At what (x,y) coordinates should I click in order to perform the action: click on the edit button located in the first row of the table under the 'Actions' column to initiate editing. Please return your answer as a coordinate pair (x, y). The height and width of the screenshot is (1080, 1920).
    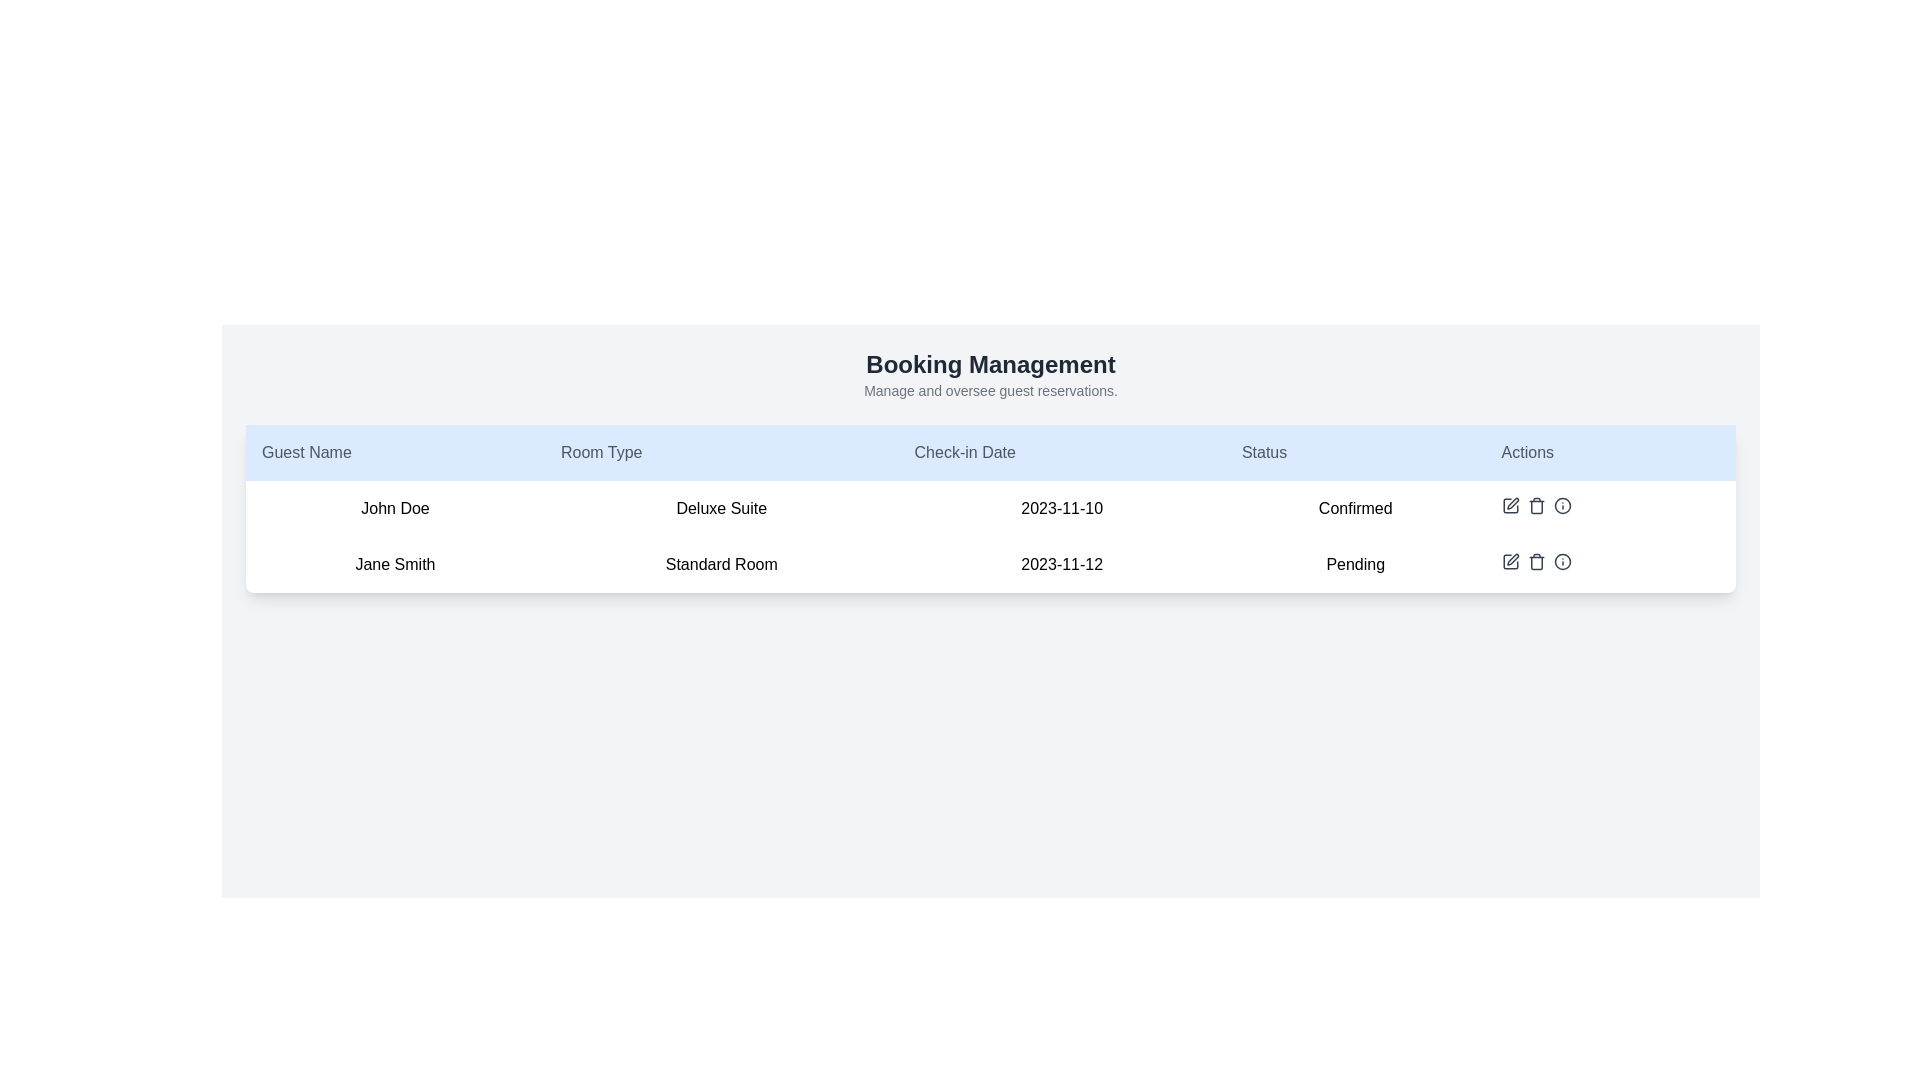
    Looking at the image, I should click on (1510, 504).